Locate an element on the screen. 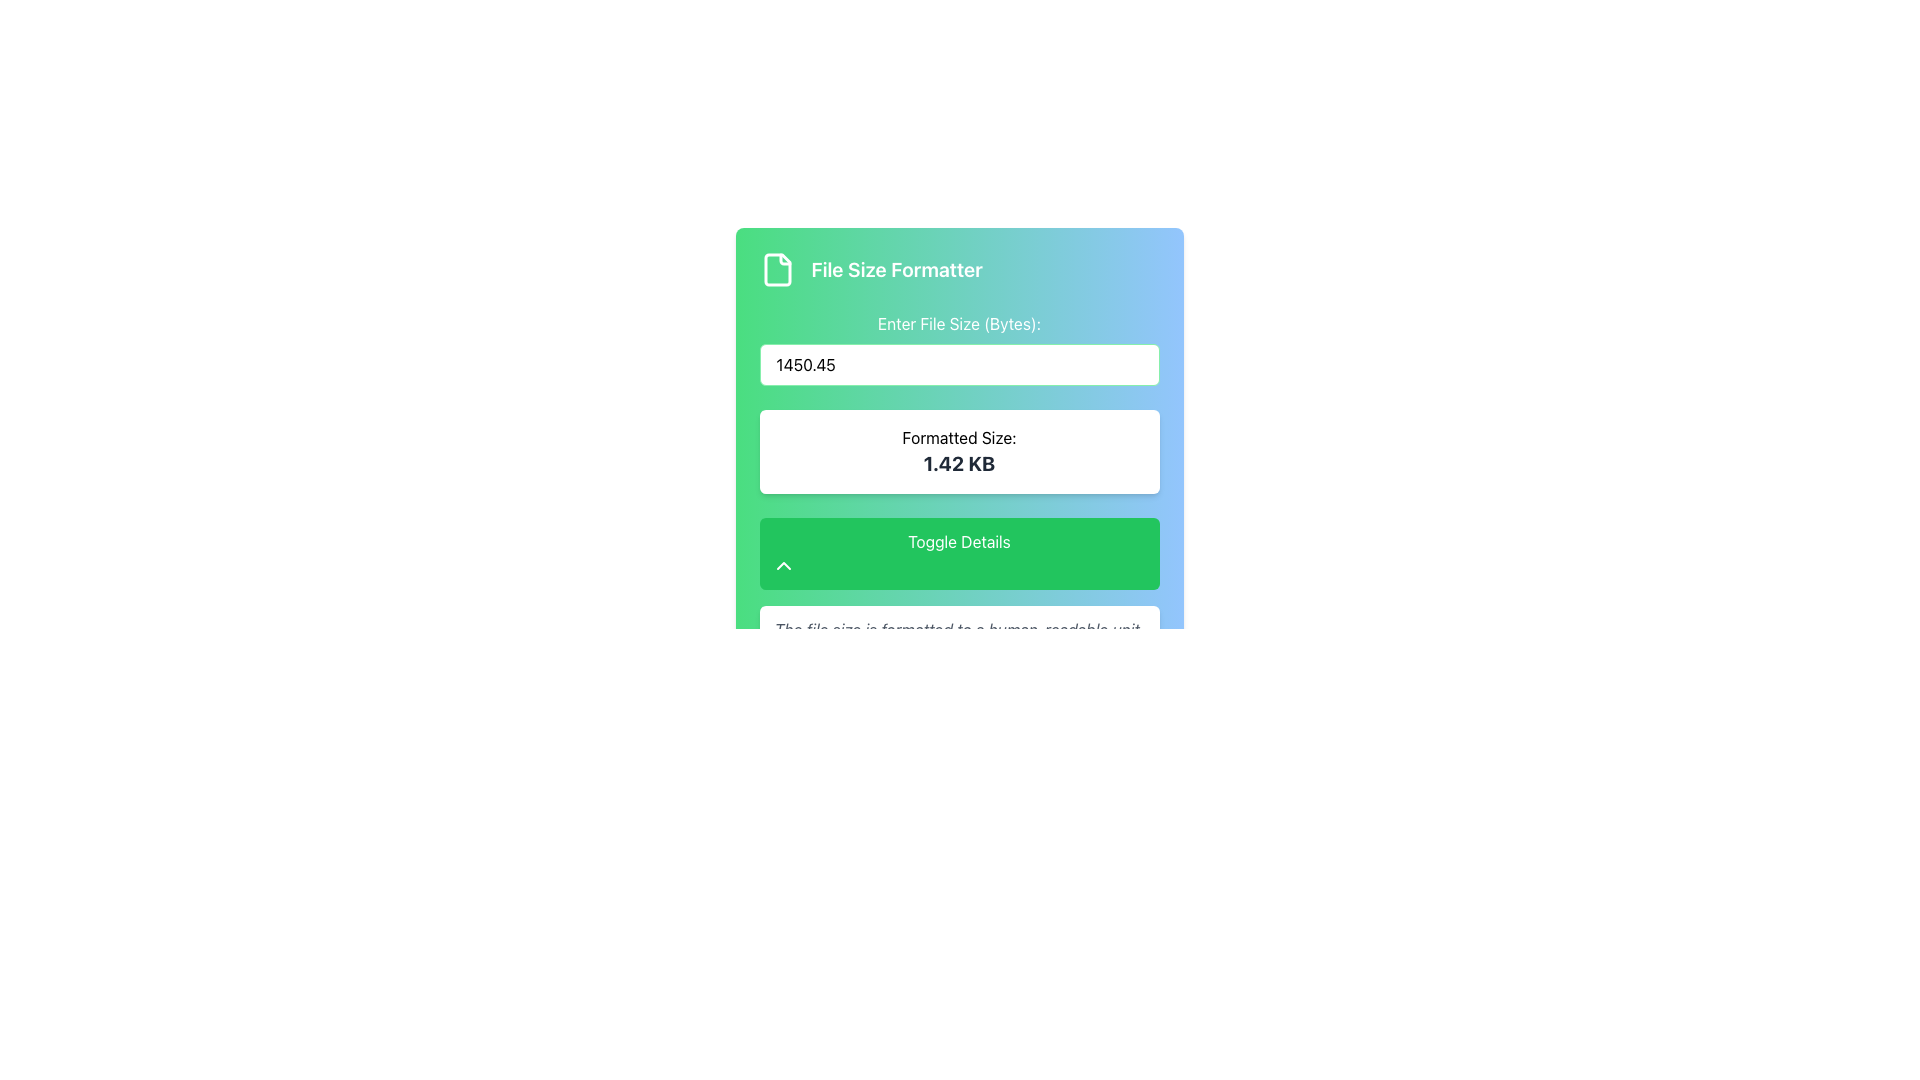 The image size is (1920, 1080). descriptive text located at the bottom of the card layout, below the 'Toggle Details' button, which explains the purpose of file size formatting is located at coordinates (958, 628).